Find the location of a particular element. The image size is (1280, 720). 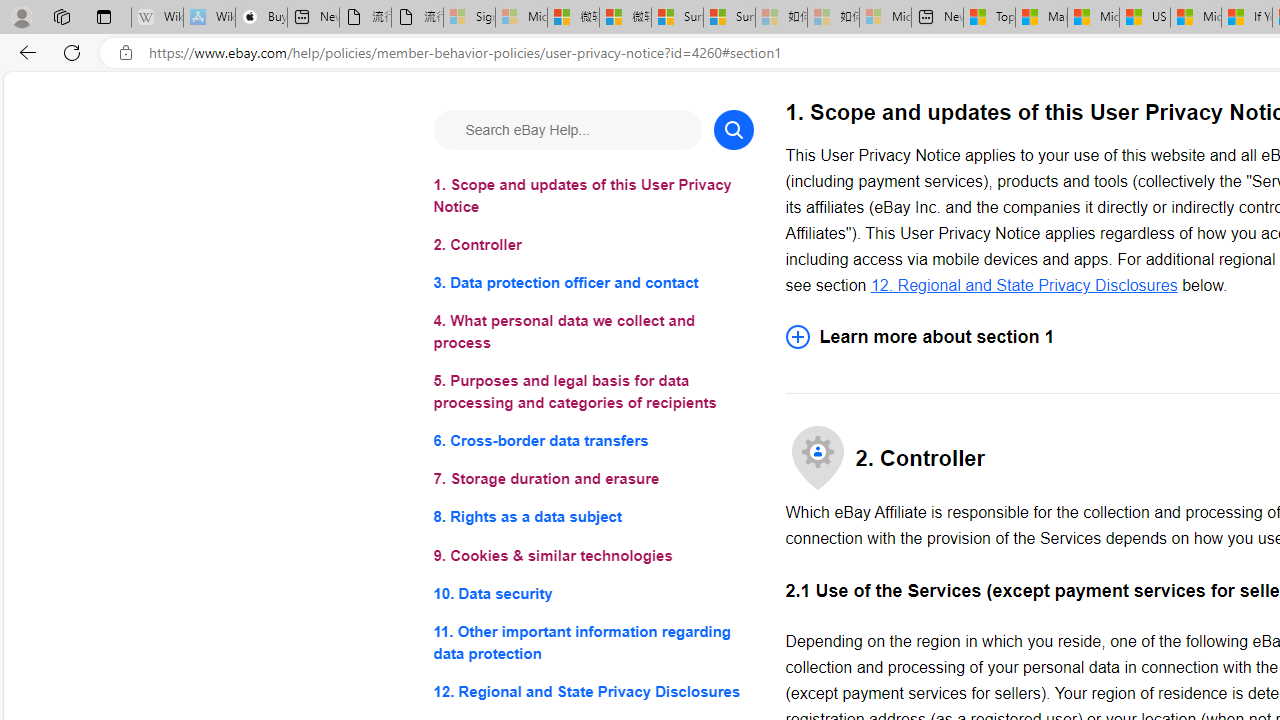

'2. Controller' is located at coordinates (592, 244).